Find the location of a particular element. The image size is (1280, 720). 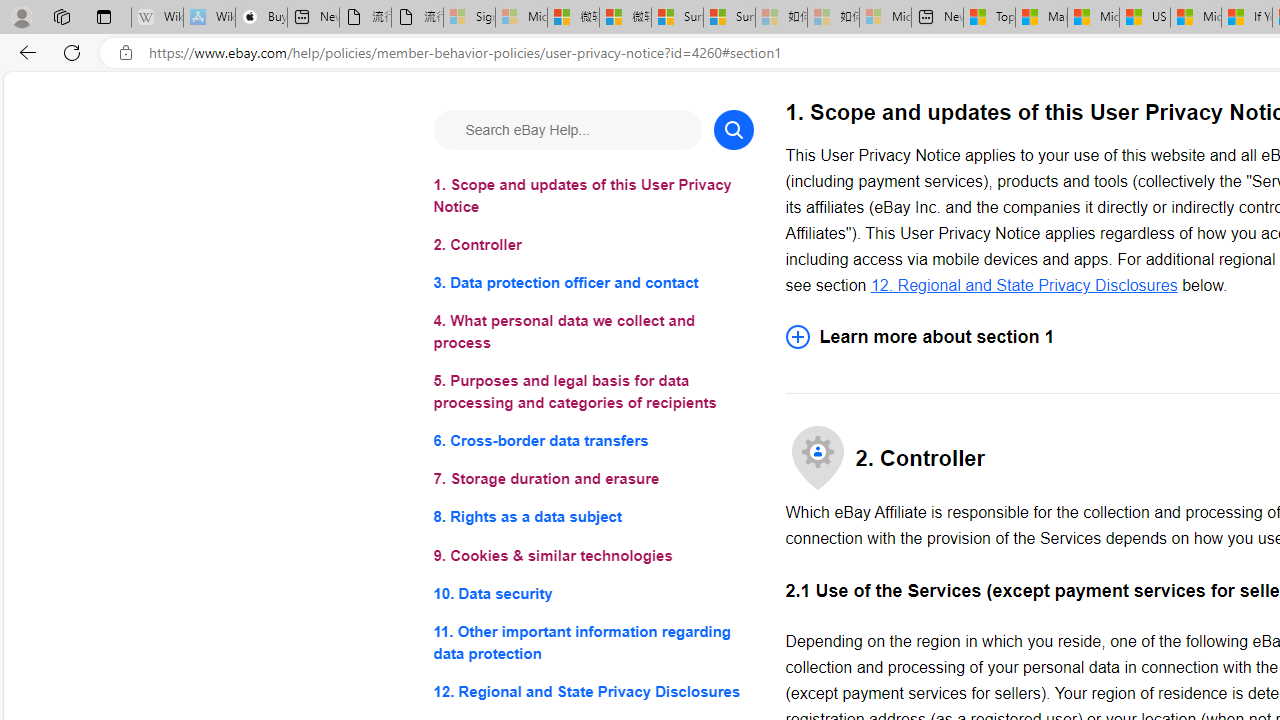

'2. Controller' is located at coordinates (592, 244).